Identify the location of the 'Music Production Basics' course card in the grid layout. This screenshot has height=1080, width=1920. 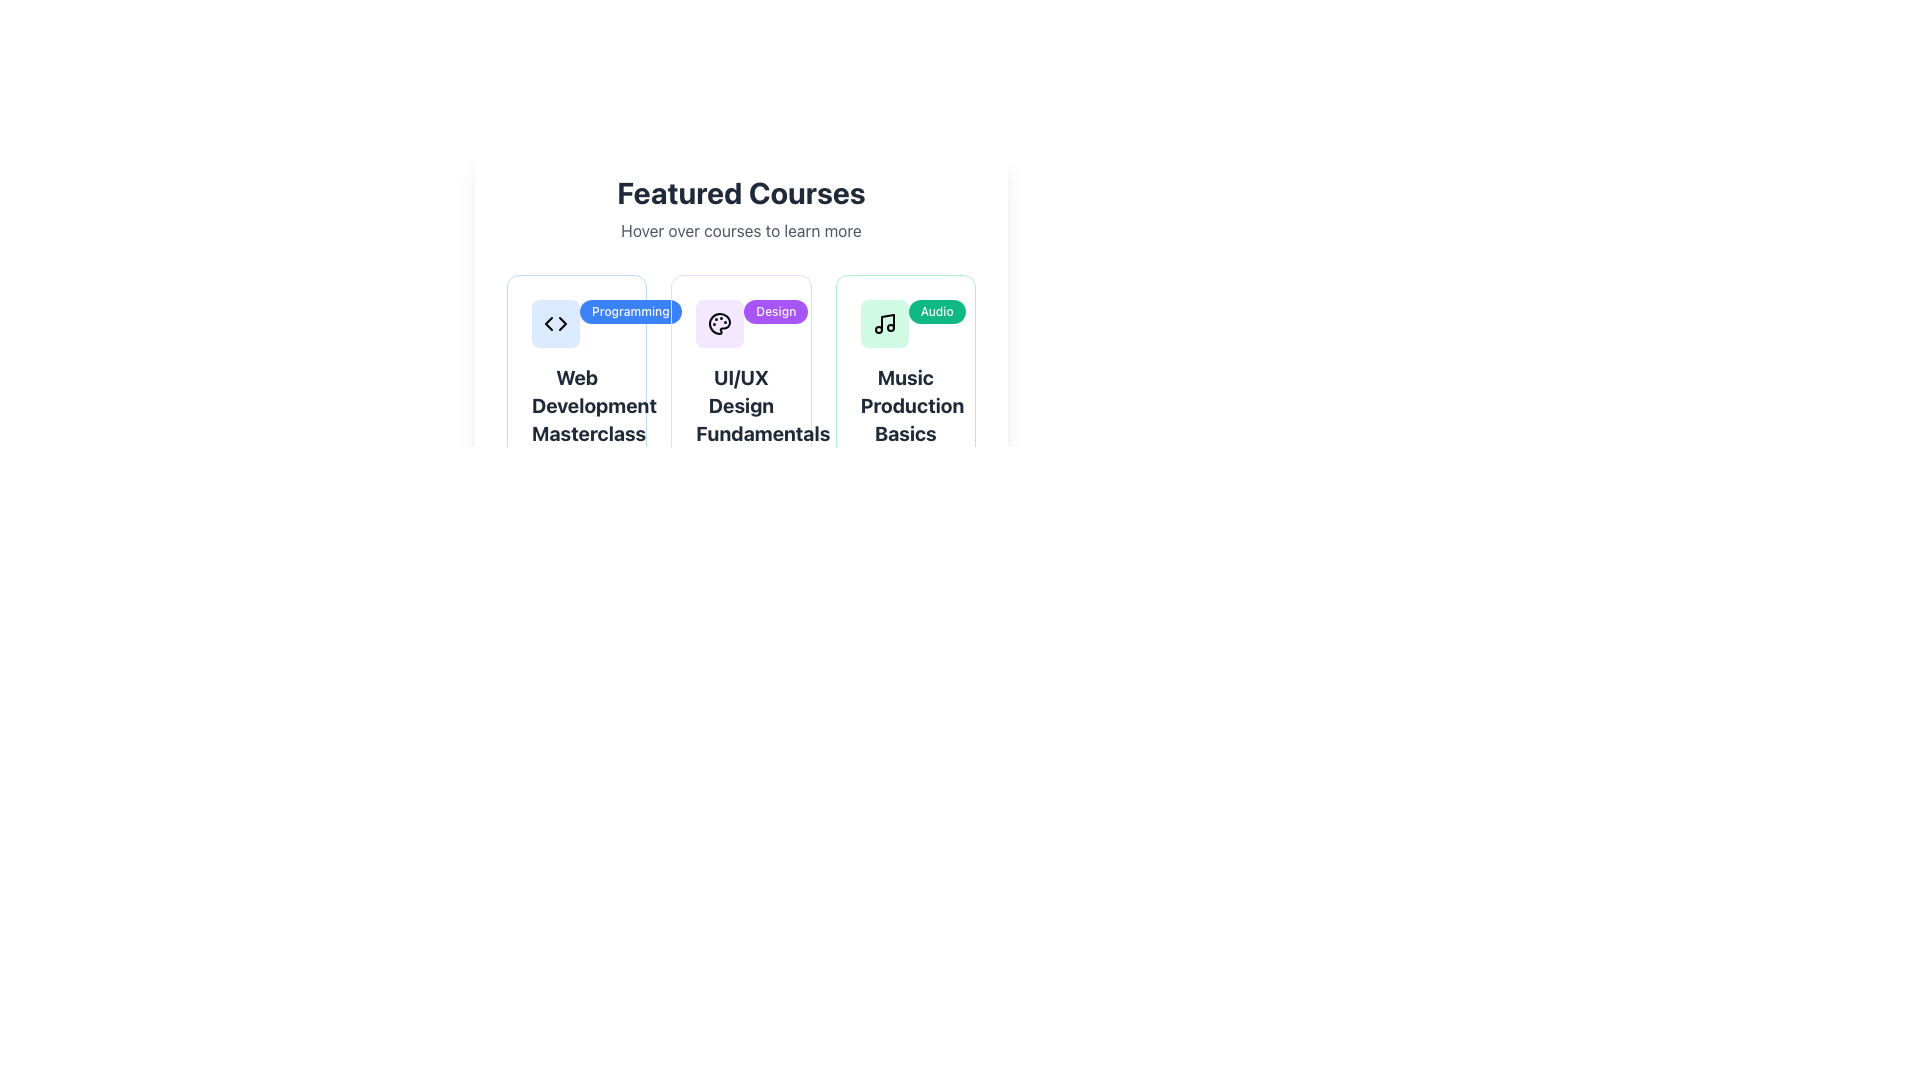
(904, 424).